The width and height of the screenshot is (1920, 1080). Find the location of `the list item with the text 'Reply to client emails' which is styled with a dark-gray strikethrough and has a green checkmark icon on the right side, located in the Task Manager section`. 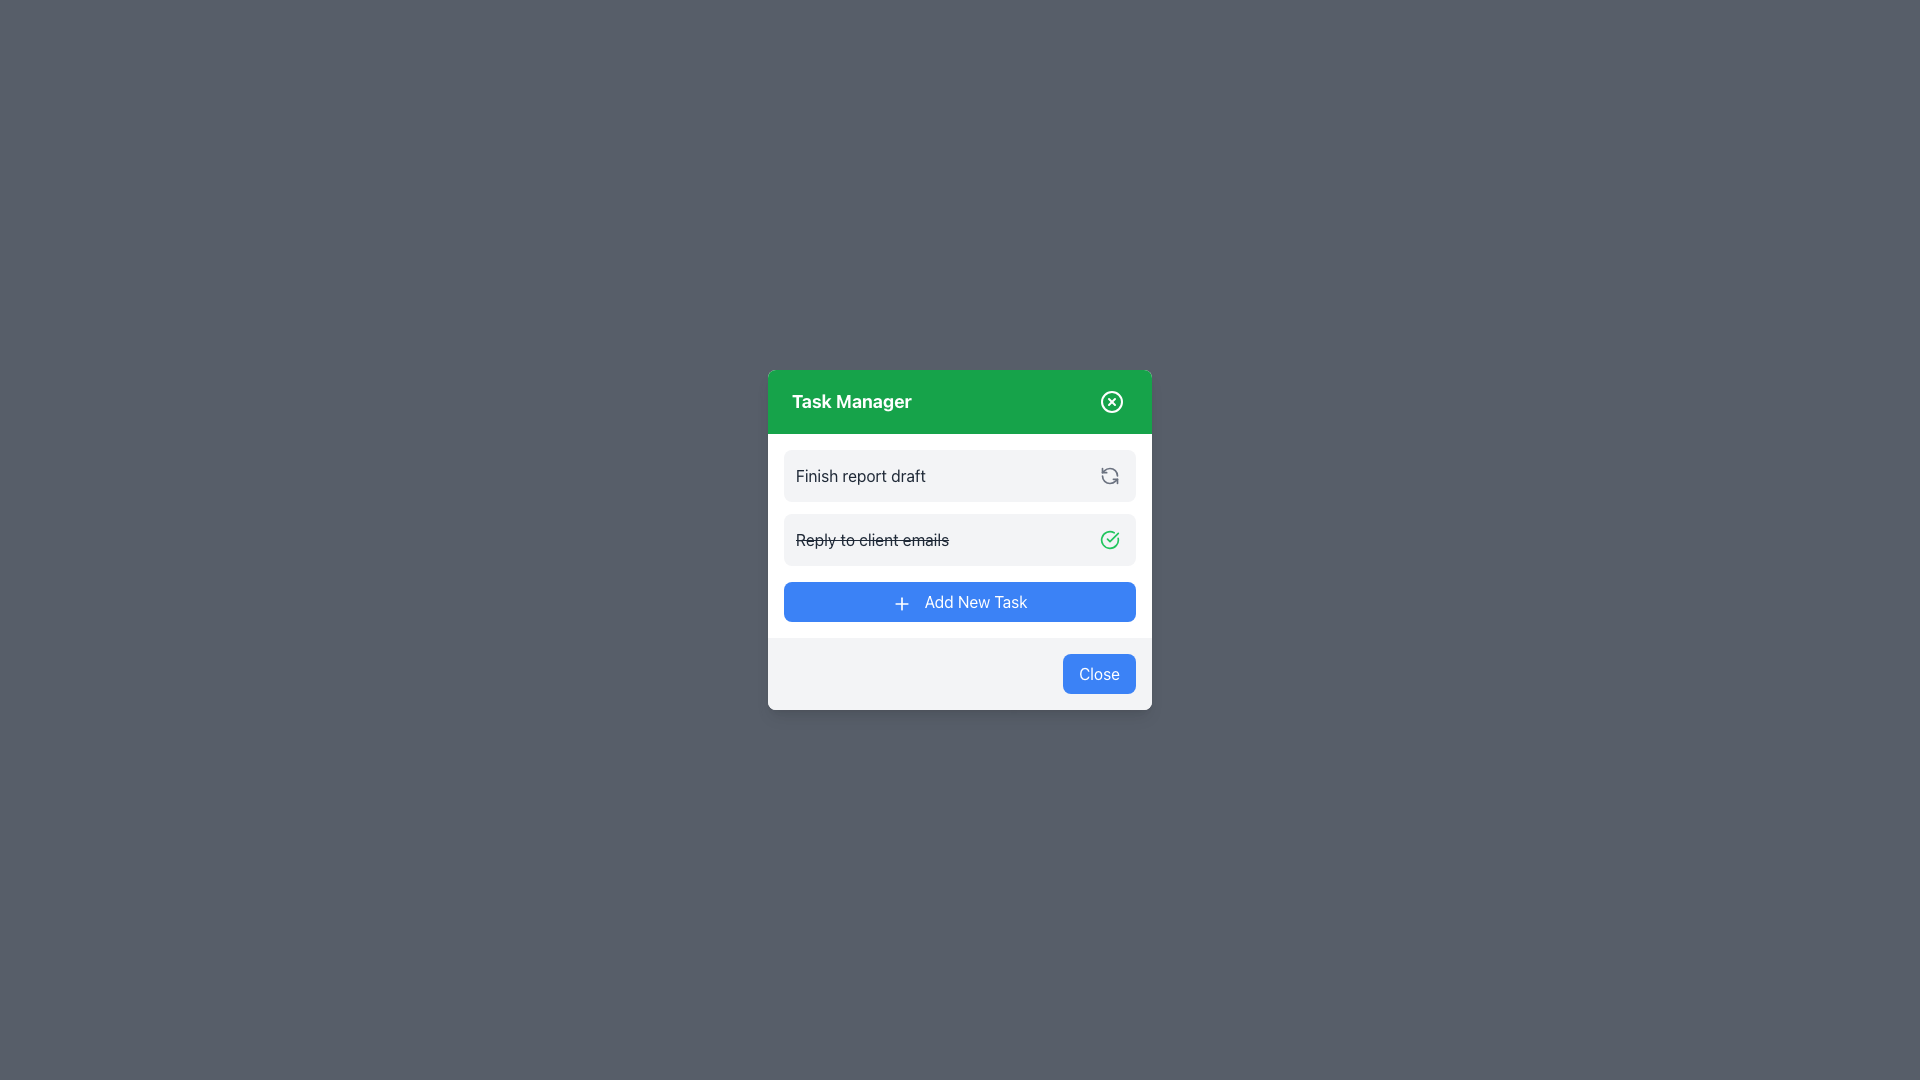

the list item with the text 'Reply to client emails' which is styled with a dark-gray strikethrough and has a green checkmark icon on the right side, located in the Task Manager section is located at coordinates (960, 540).